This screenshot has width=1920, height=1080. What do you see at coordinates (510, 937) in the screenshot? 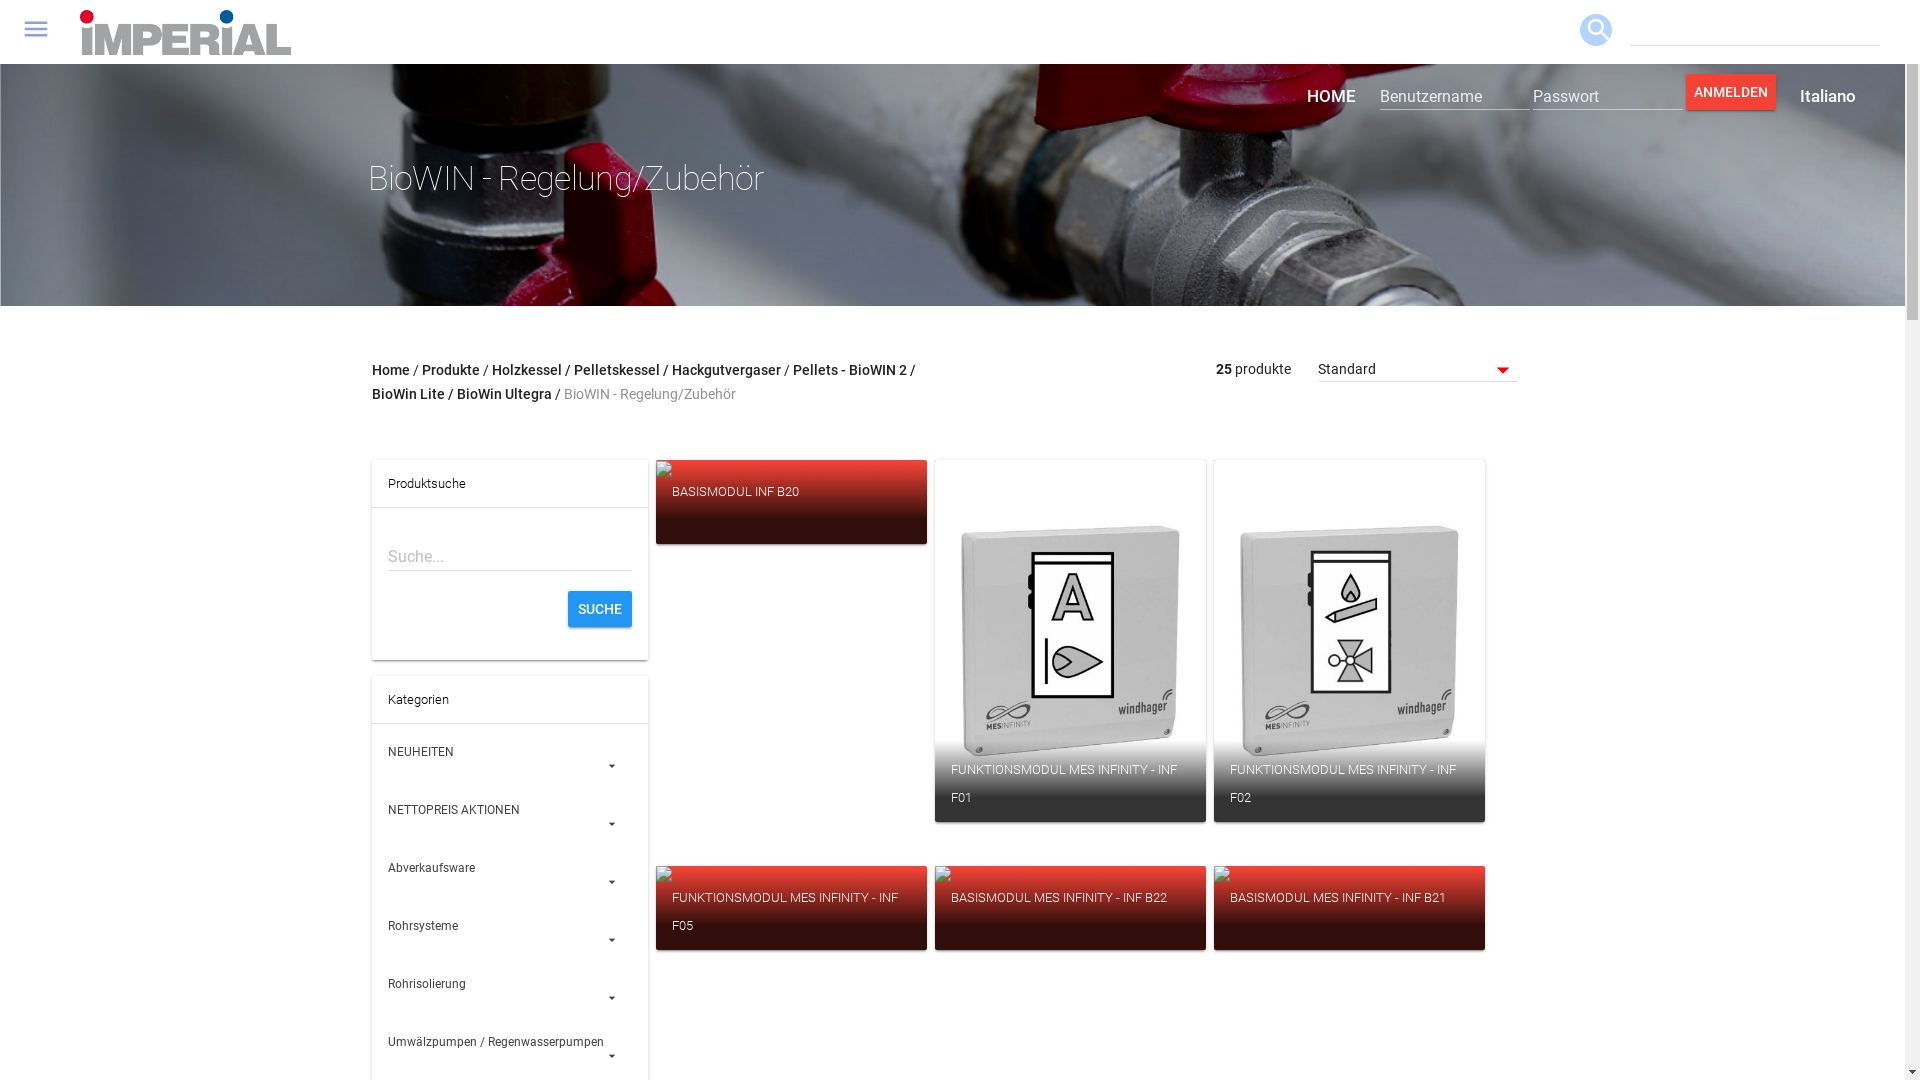
I see `'Rohrsysteme` at bounding box center [510, 937].